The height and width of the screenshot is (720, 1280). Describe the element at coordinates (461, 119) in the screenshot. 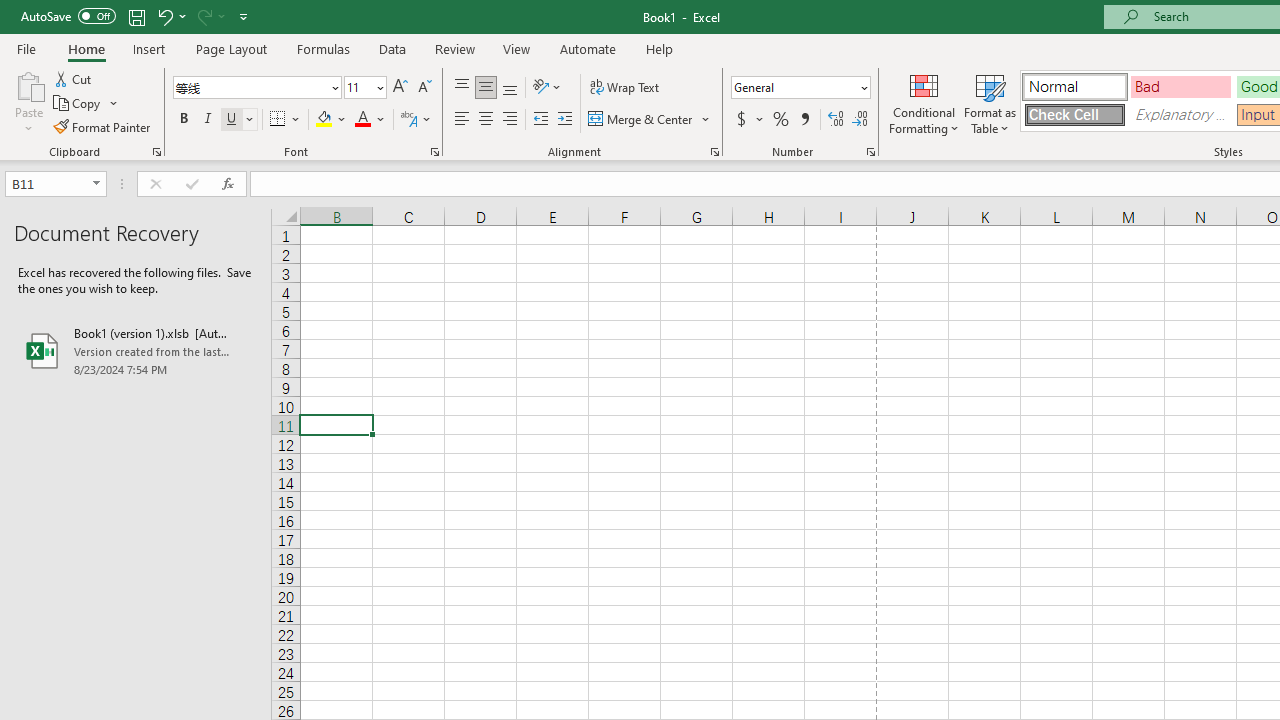

I see `'Align Left'` at that location.